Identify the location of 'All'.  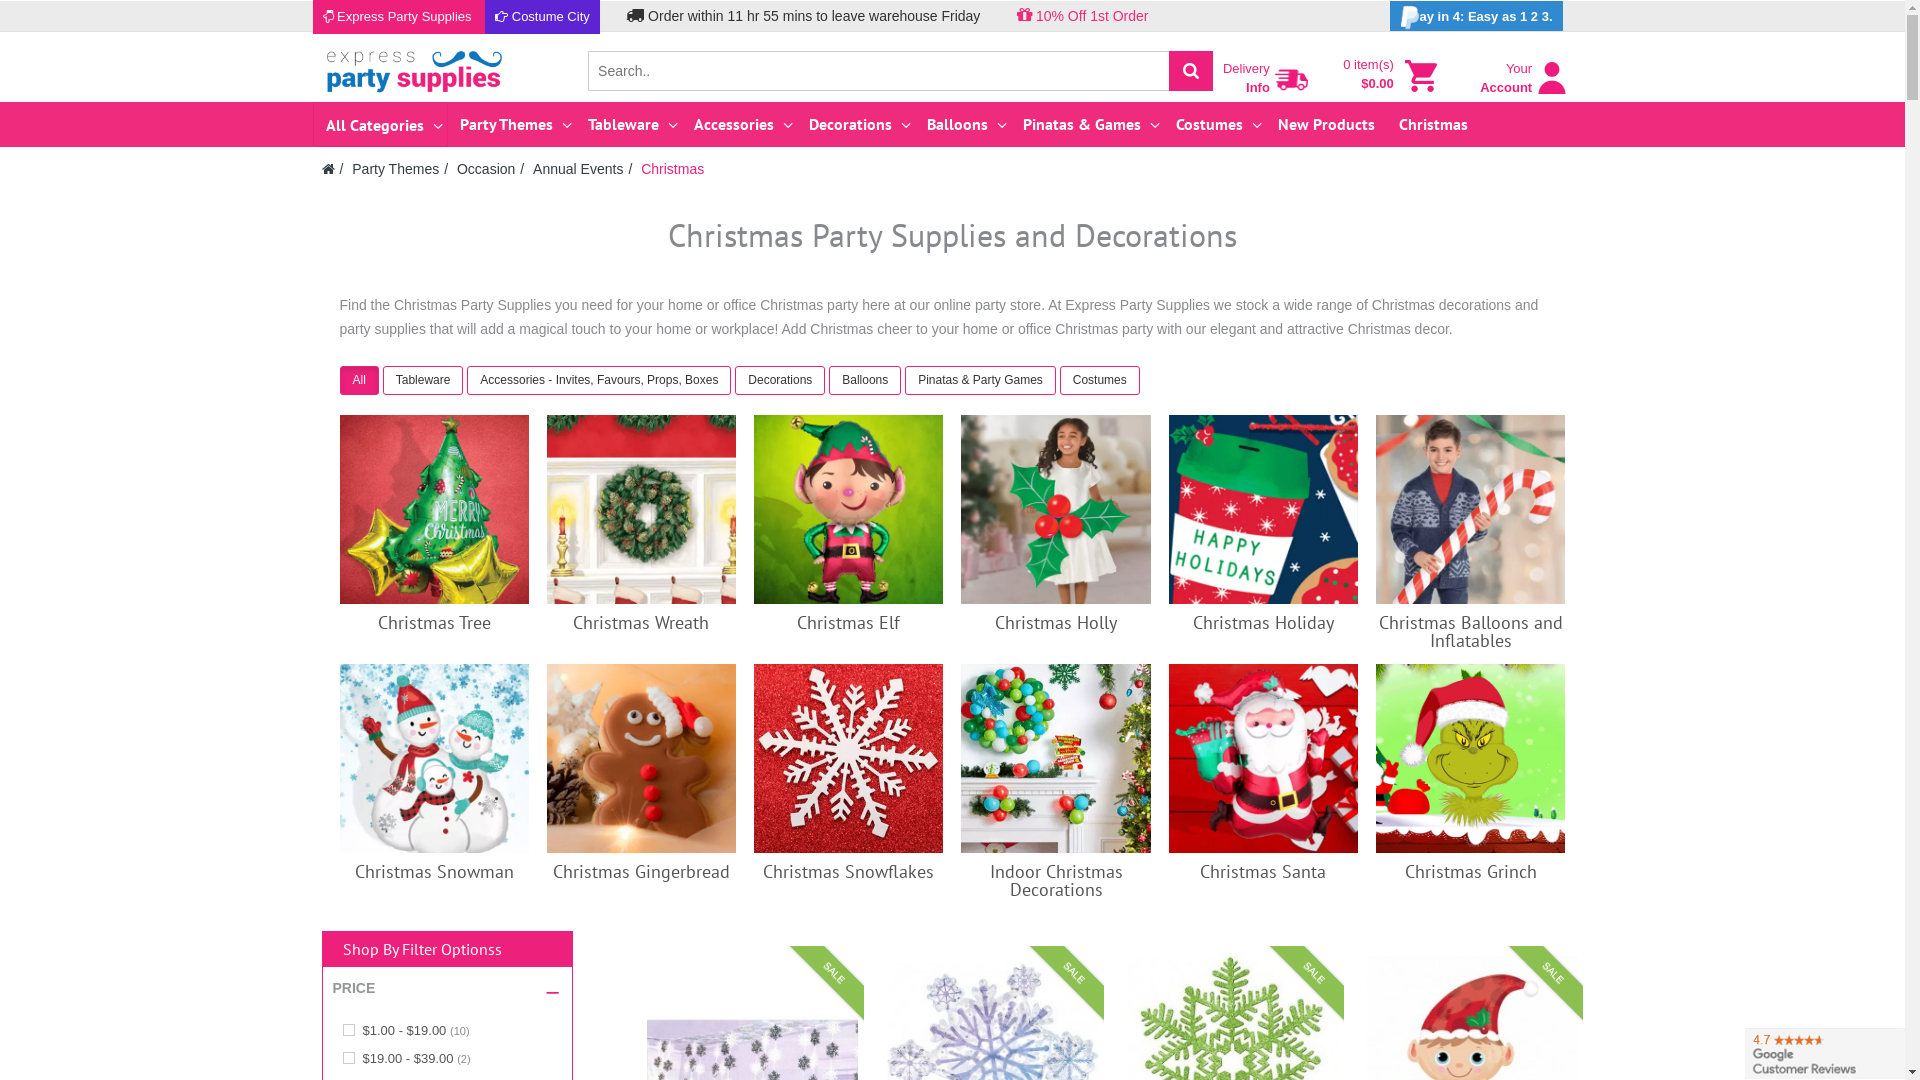
(359, 380).